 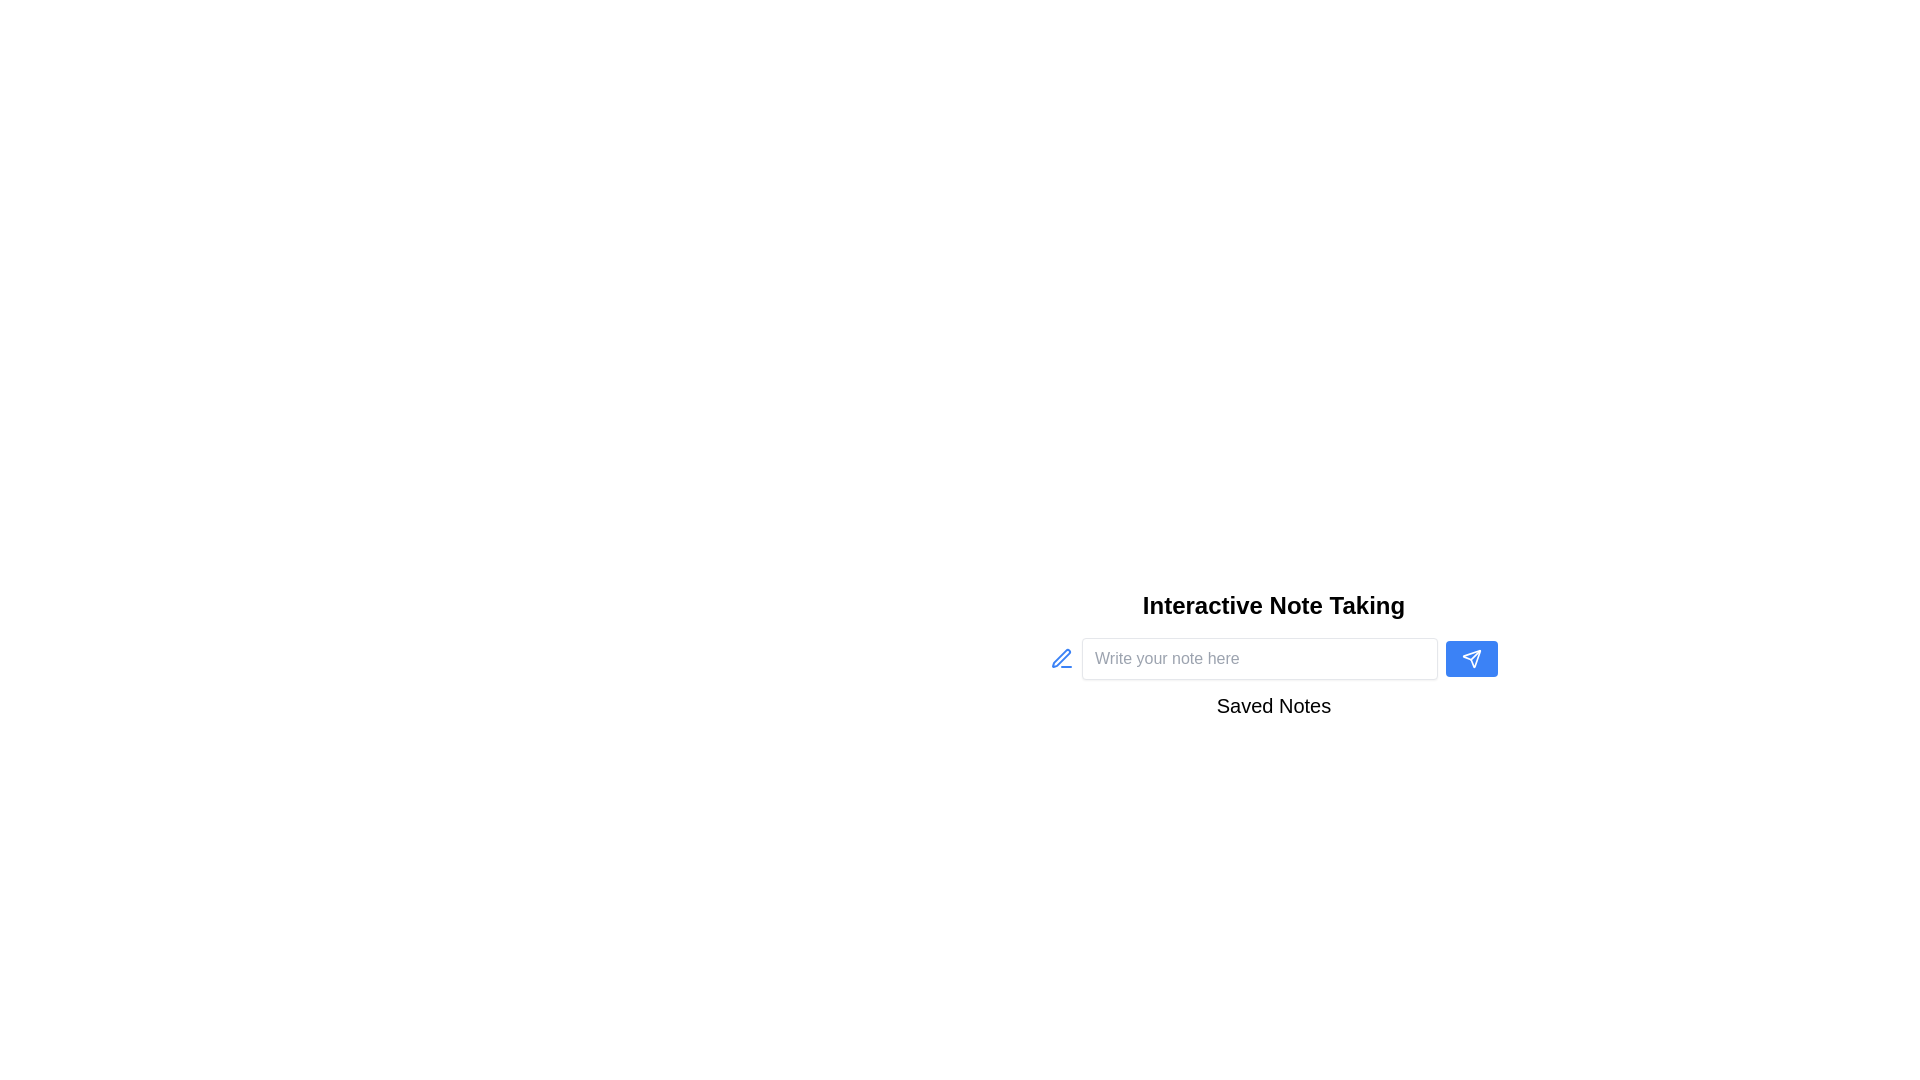 What do you see at coordinates (1472, 659) in the screenshot?
I see `the paper airplane icon located within the blue circular 'Send' button, positioned to the right of the text input field` at bounding box center [1472, 659].